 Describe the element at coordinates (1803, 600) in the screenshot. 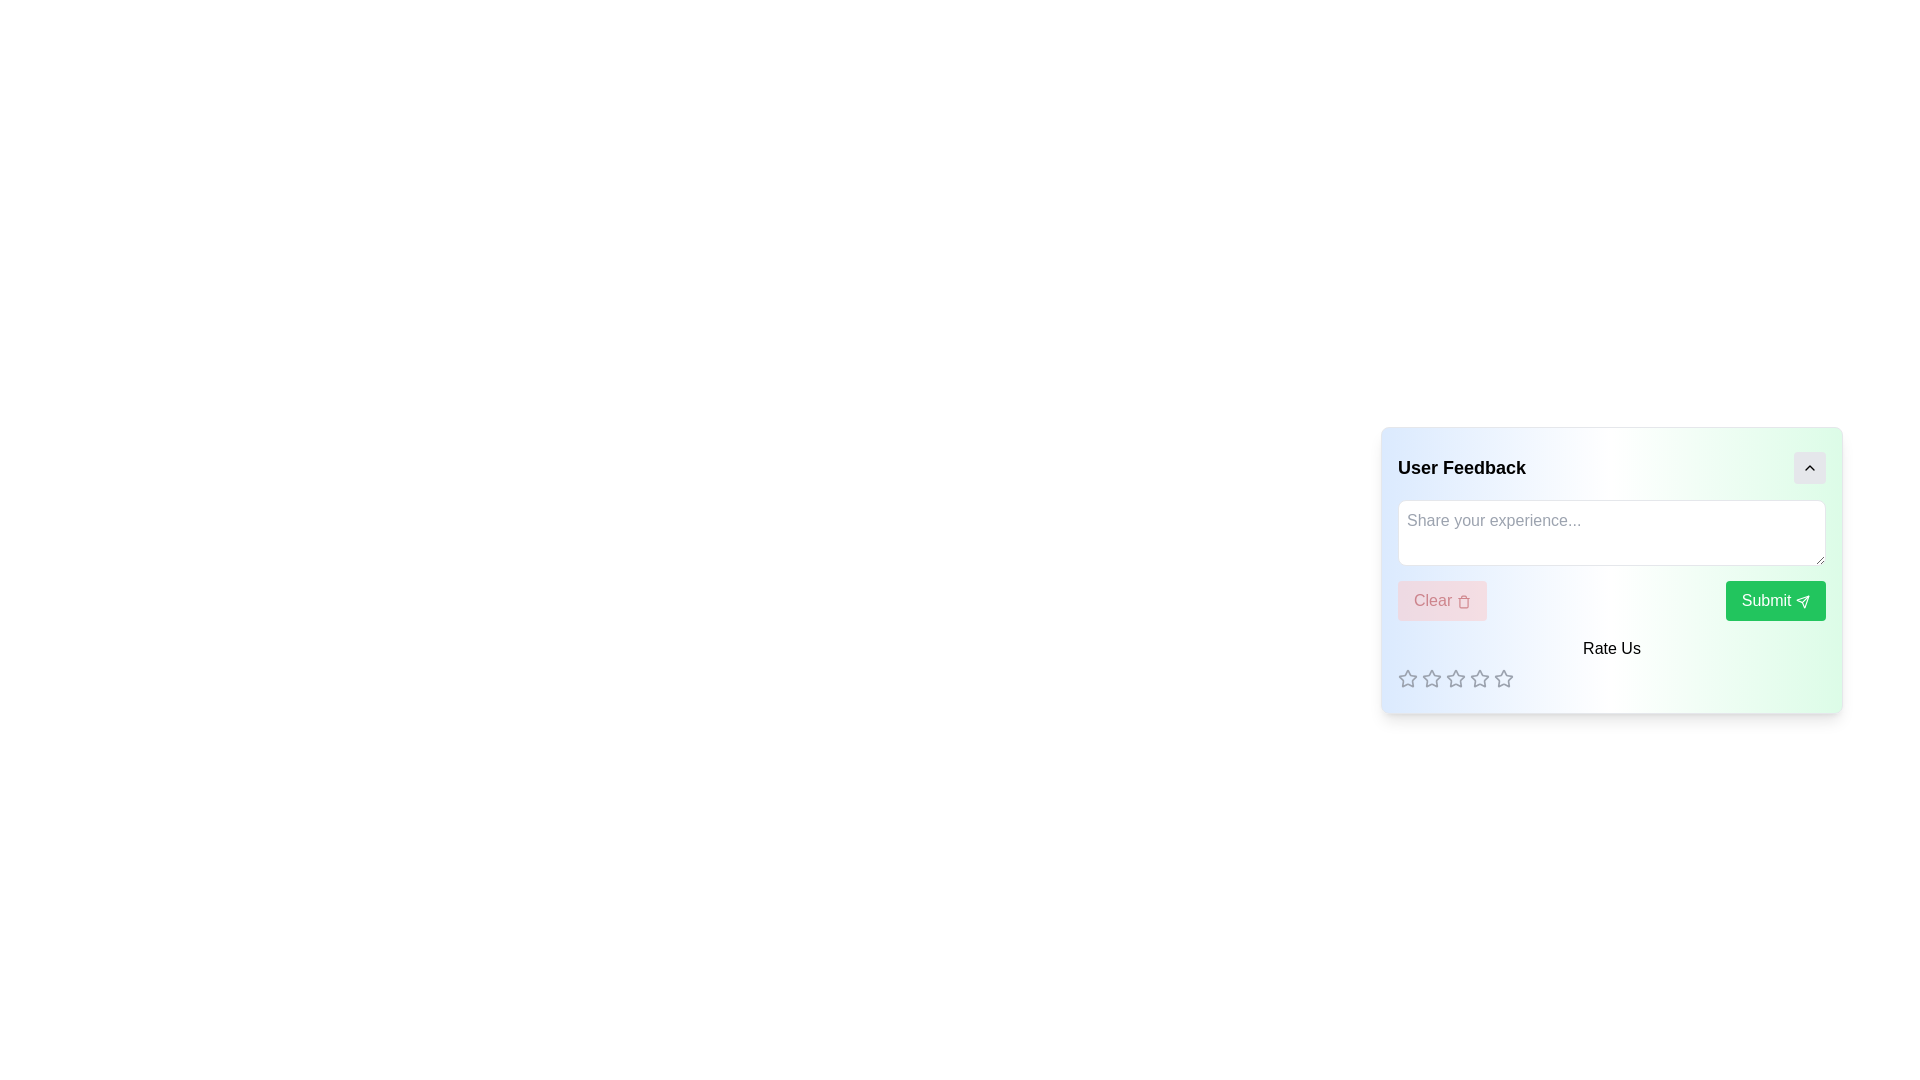

I see `the 'Submit' button containing the green arrow SVG icon` at that location.